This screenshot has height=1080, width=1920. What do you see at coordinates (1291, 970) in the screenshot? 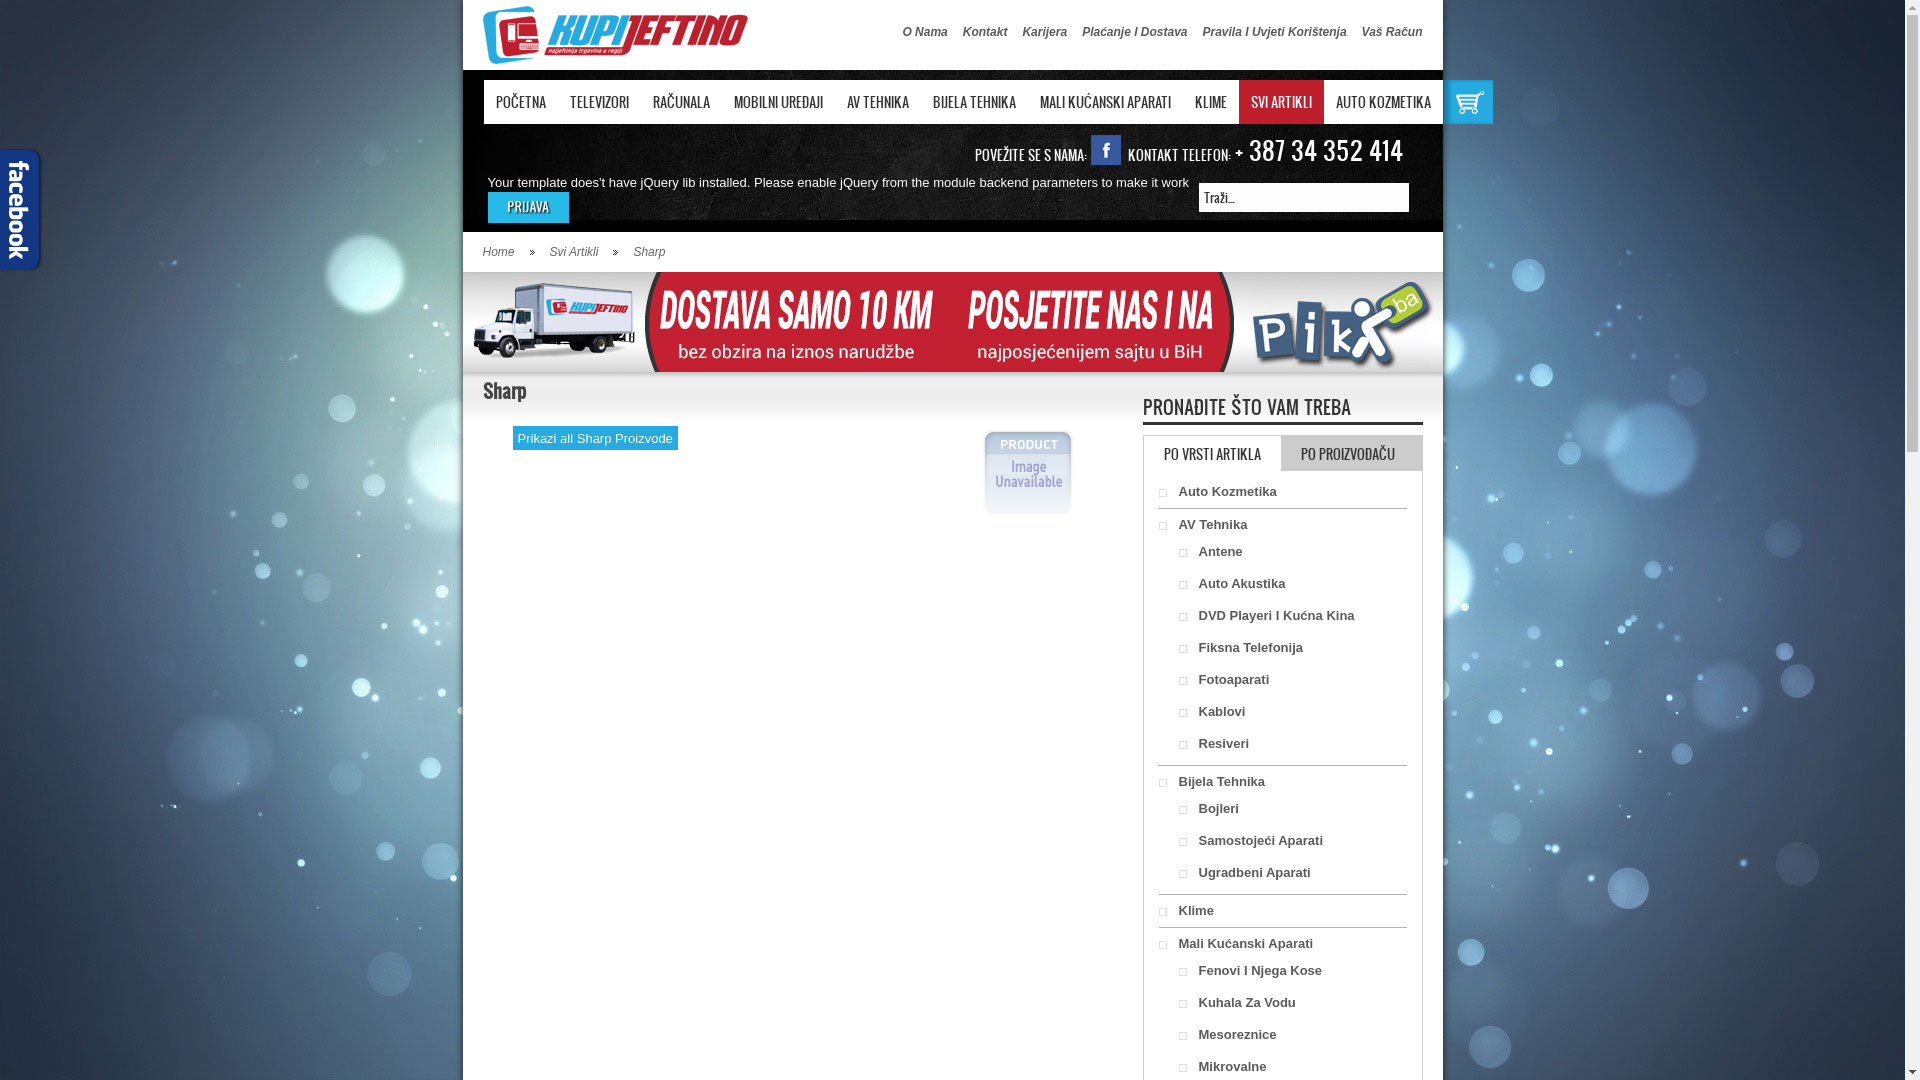
I see `'Fenovi I Njega Kose'` at bounding box center [1291, 970].